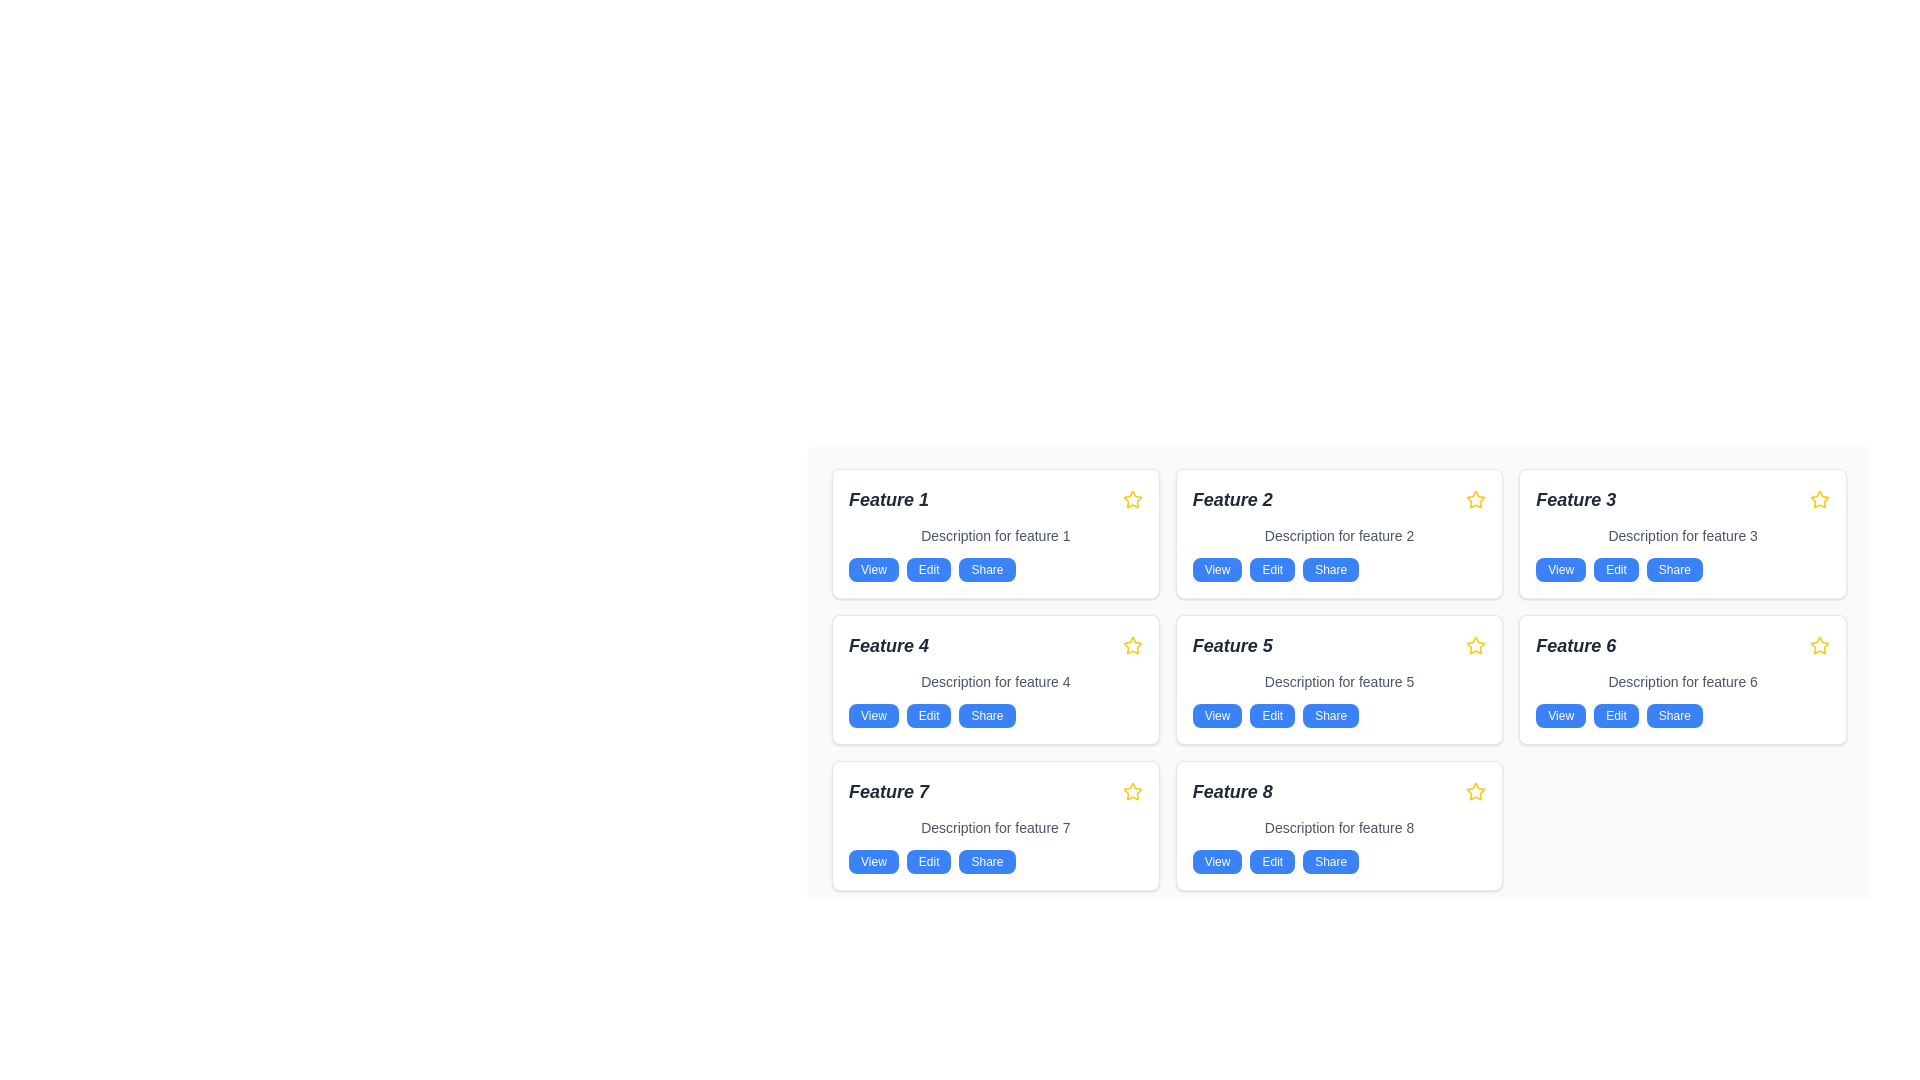 This screenshot has height=1080, width=1920. Describe the element at coordinates (1819, 498) in the screenshot. I see `the star-shaped icon with a yellow border and white-filled center located in the top-right corner of the card titled 'Feature 3' in the first row, third column of the grid` at that location.